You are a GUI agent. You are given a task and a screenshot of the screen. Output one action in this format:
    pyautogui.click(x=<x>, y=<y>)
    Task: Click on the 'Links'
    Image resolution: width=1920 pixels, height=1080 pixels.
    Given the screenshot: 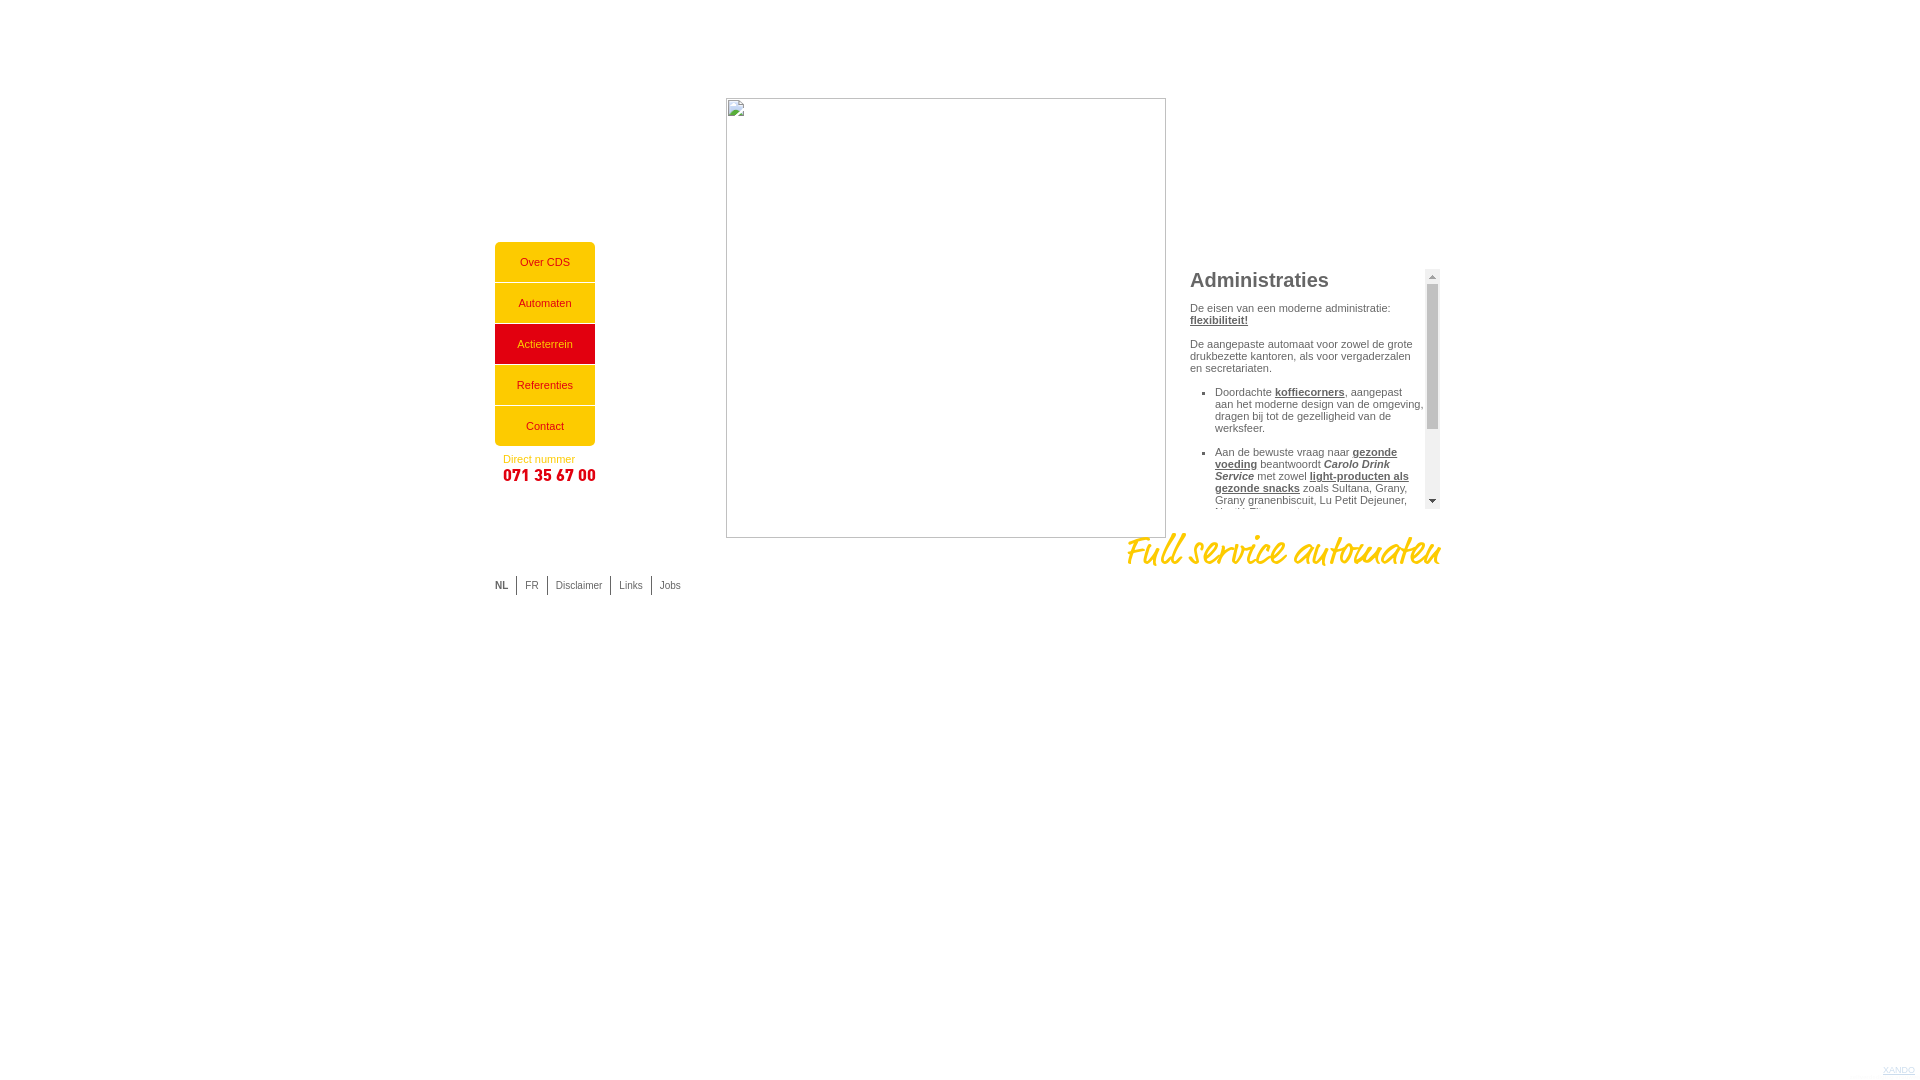 What is the action you would take?
    pyautogui.click(x=608, y=585)
    